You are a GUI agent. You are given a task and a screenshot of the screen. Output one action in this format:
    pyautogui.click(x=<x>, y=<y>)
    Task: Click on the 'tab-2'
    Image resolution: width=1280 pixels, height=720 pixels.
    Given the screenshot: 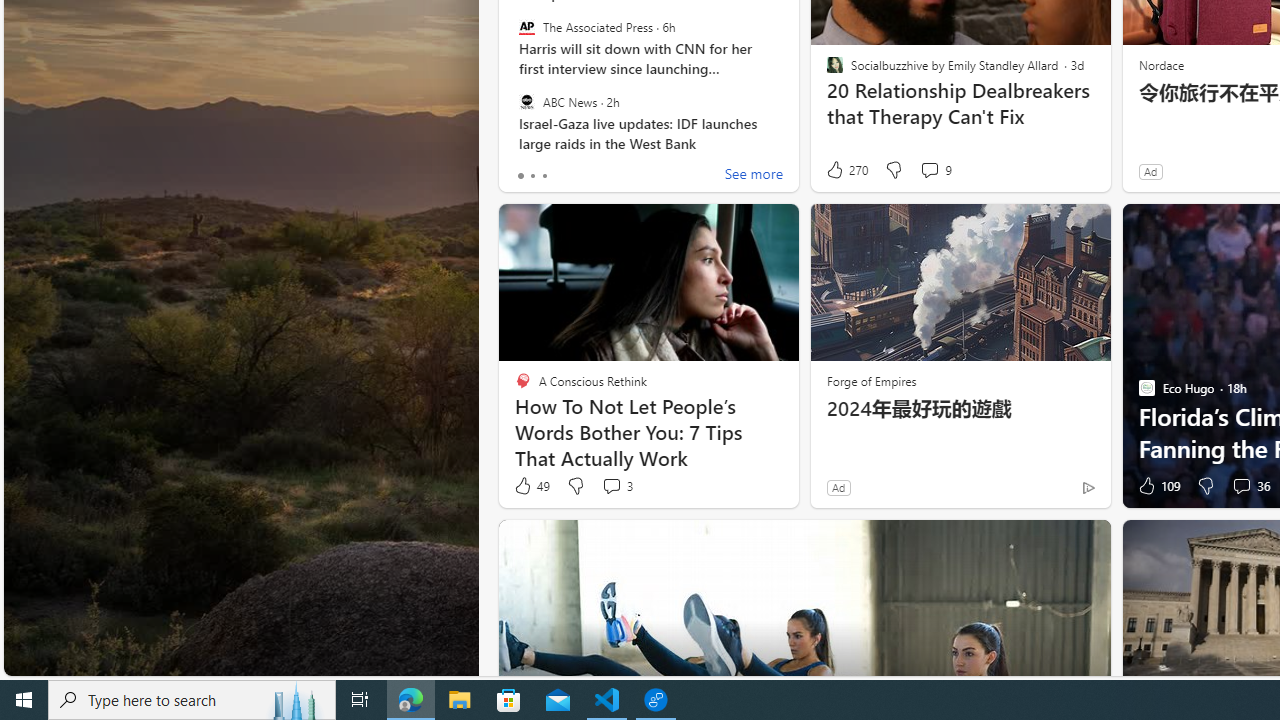 What is the action you would take?
    pyautogui.click(x=544, y=175)
    